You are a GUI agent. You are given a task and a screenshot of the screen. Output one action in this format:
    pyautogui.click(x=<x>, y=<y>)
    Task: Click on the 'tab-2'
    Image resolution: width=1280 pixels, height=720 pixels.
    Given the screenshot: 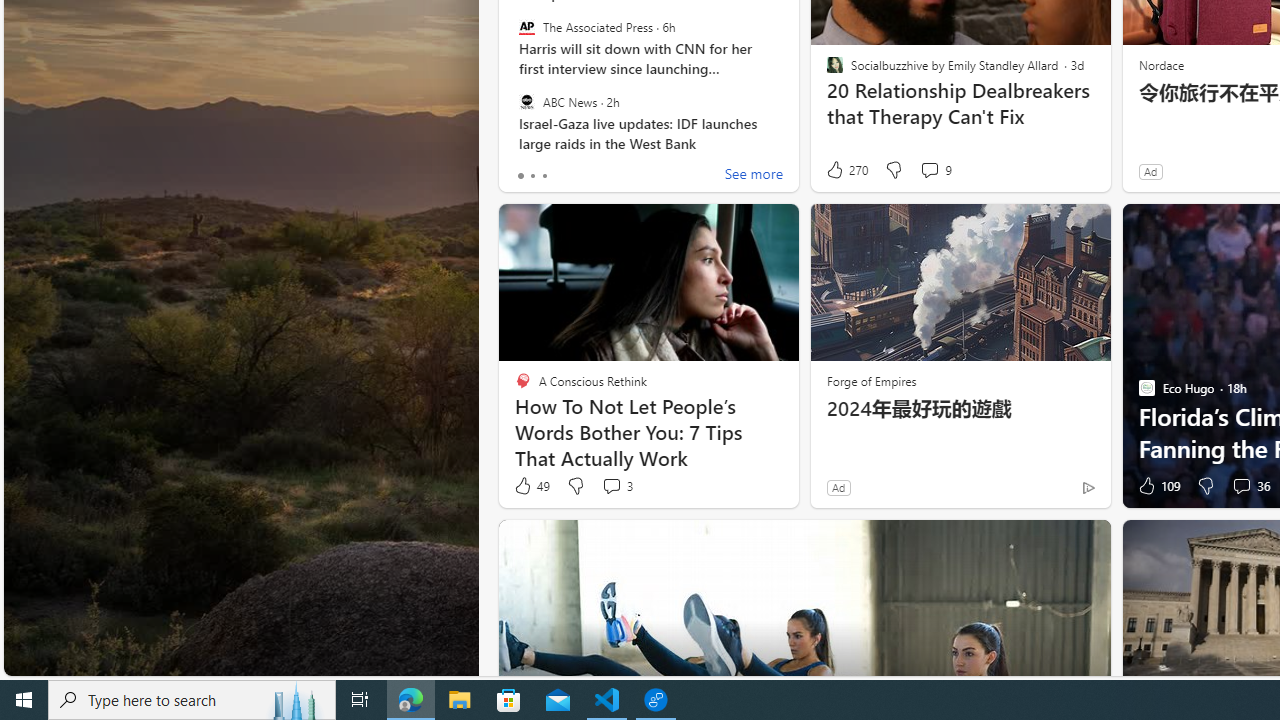 What is the action you would take?
    pyautogui.click(x=544, y=175)
    